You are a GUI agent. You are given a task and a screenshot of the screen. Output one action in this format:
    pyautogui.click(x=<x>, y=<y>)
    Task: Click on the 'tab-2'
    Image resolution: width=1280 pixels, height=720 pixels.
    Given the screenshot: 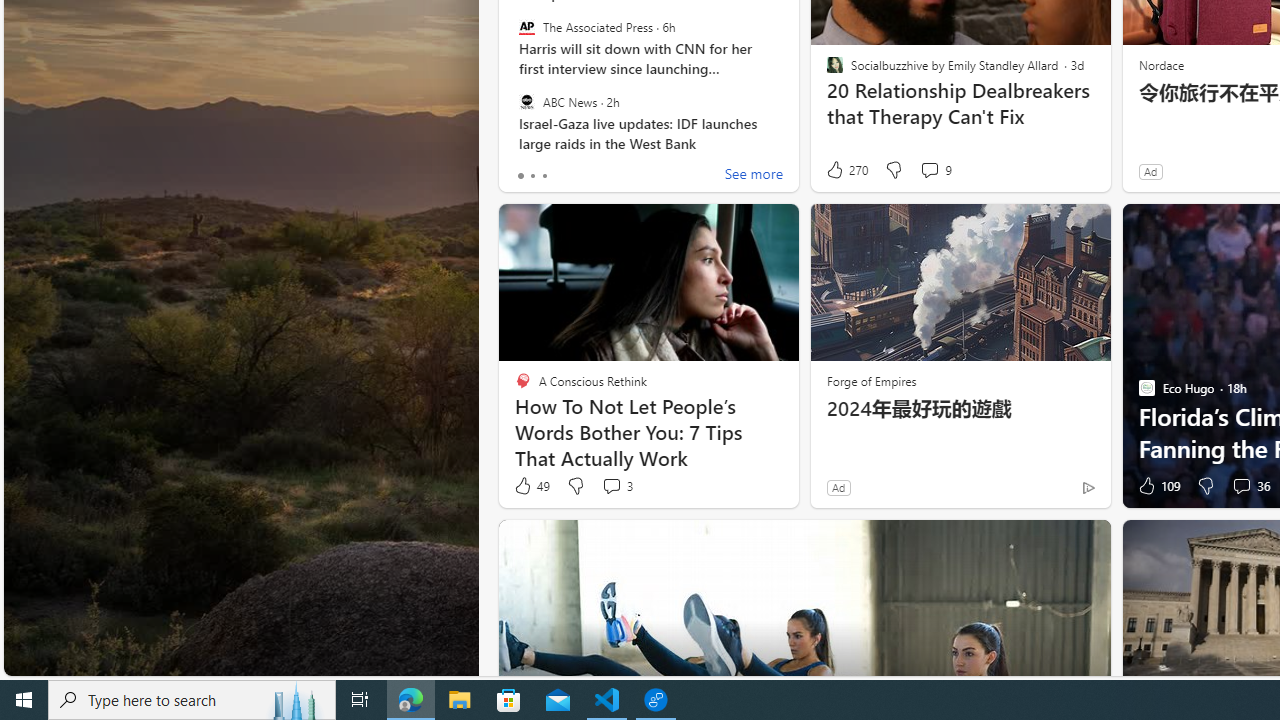 What is the action you would take?
    pyautogui.click(x=544, y=175)
    